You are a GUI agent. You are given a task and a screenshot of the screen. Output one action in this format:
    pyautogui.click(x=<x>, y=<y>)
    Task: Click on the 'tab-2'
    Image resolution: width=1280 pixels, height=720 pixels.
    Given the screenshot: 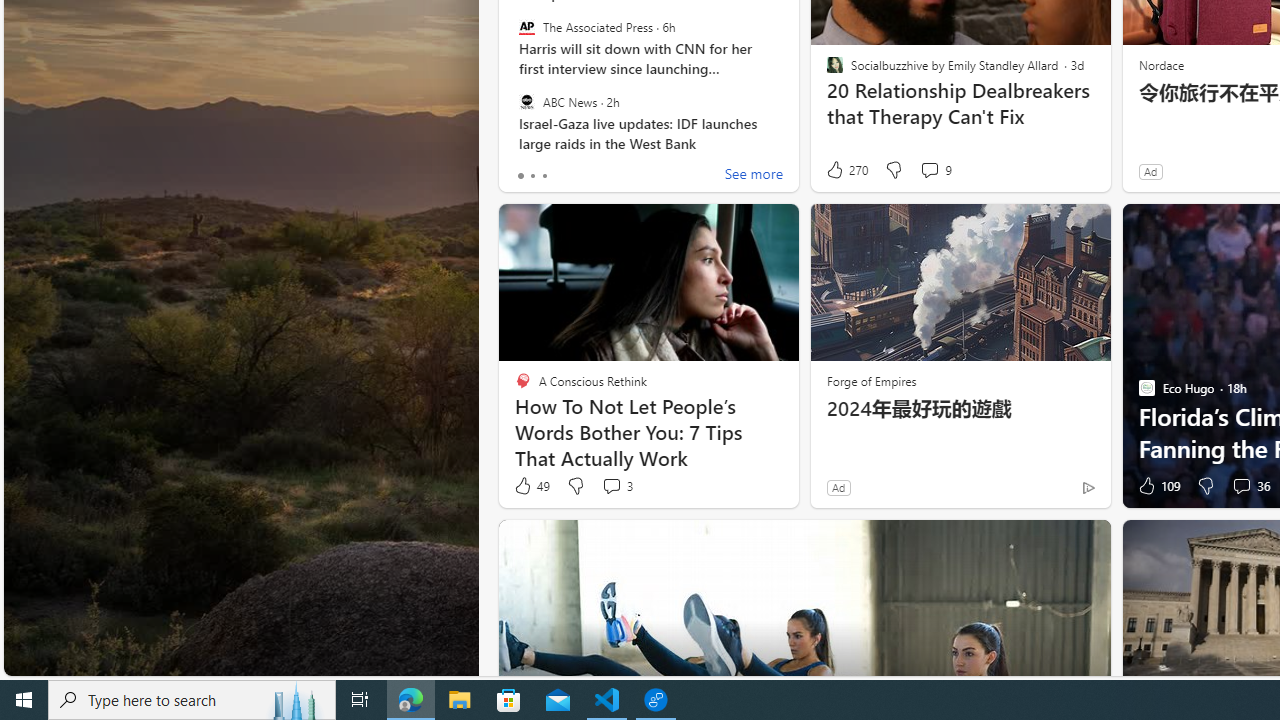 What is the action you would take?
    pyautogui.click(x=544, y=175)
    